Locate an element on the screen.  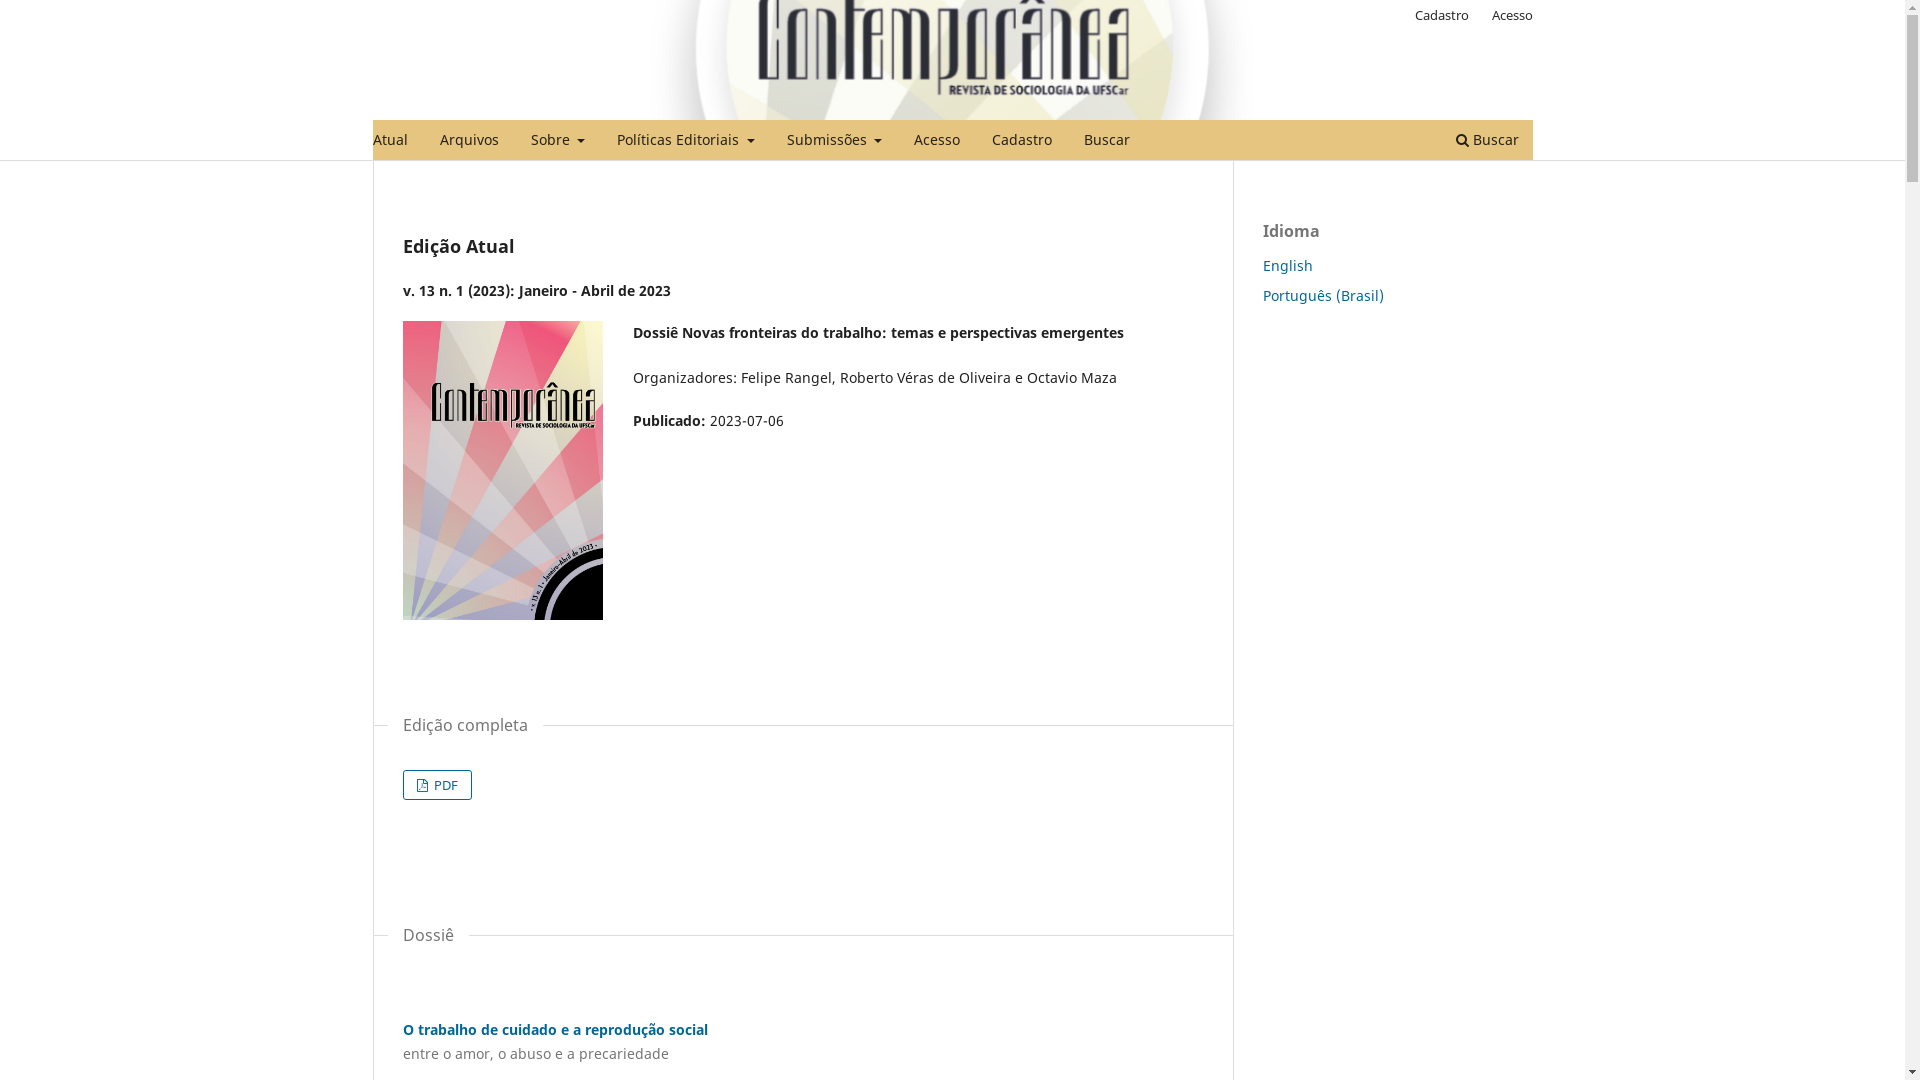
'Acesso' is located at coordinates (935, 141).